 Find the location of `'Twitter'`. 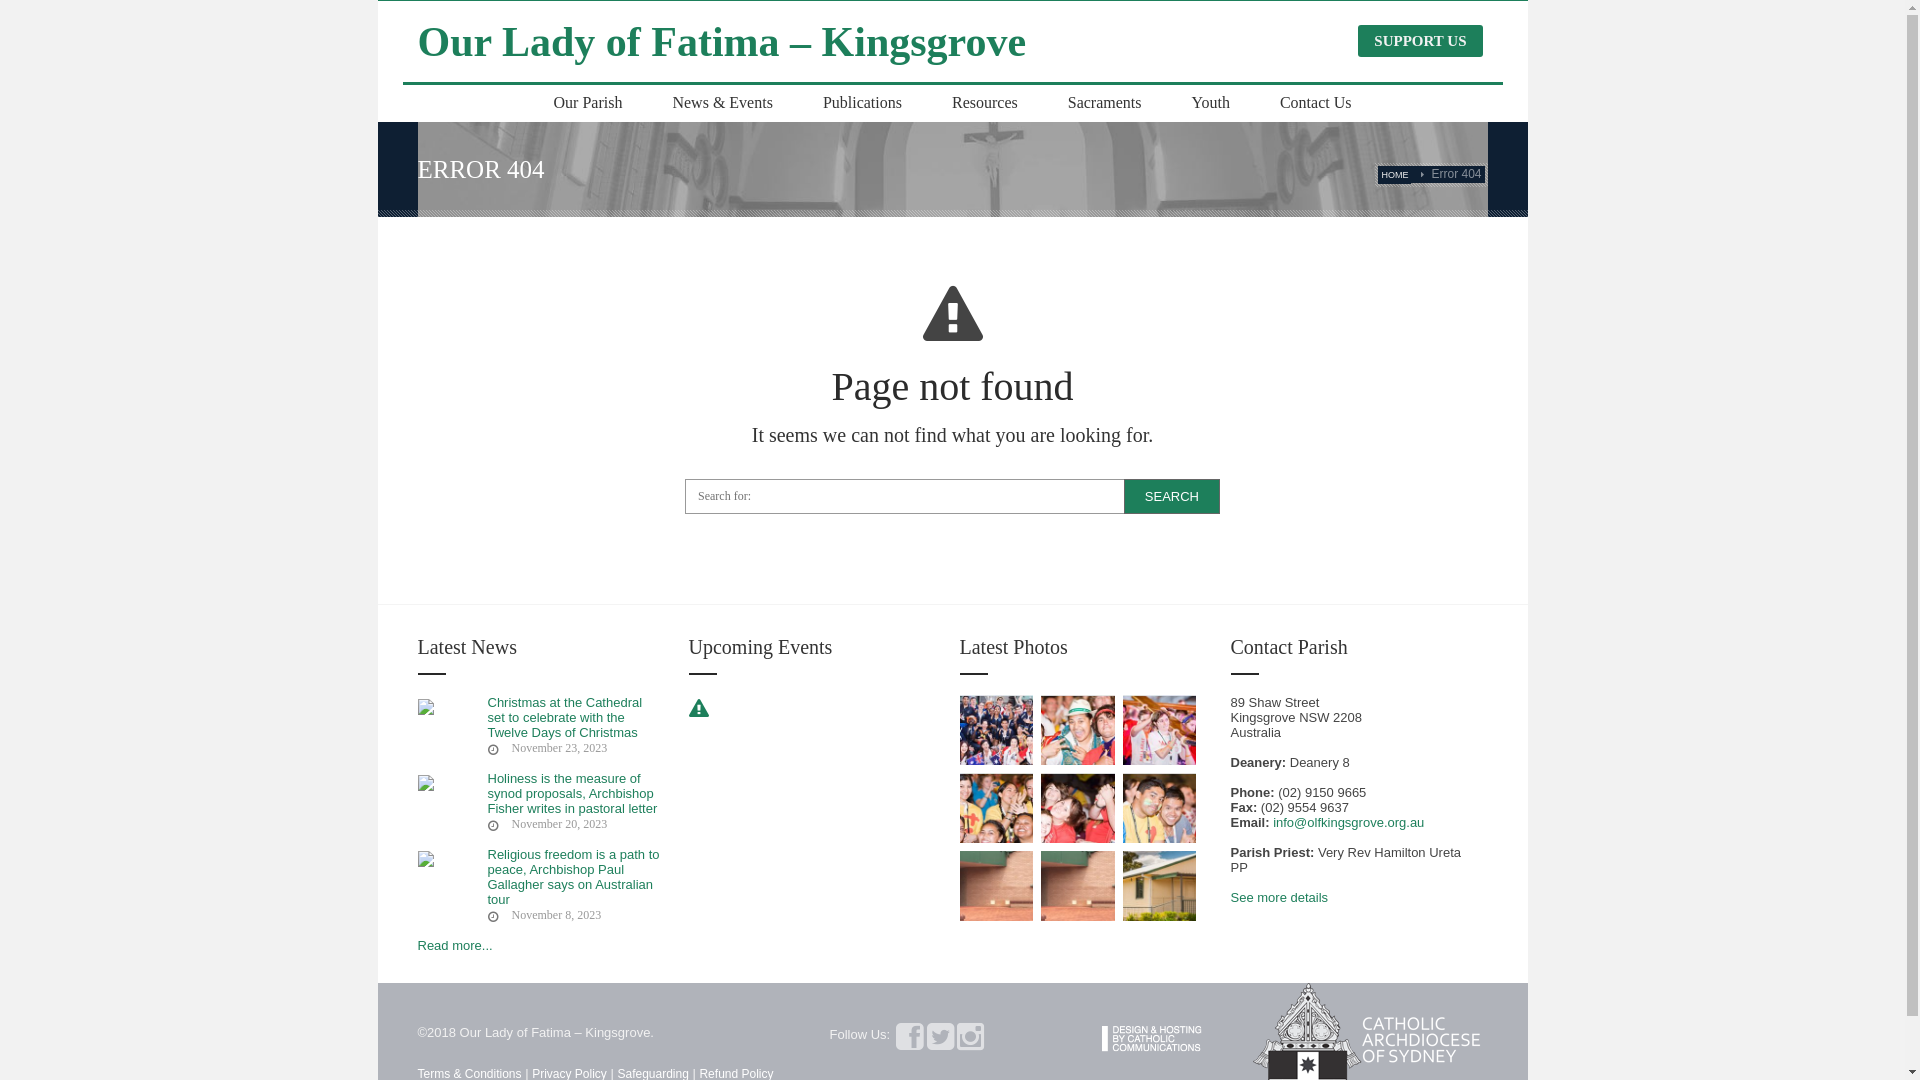

'Twitter' is located at coordinates (939, 1041).